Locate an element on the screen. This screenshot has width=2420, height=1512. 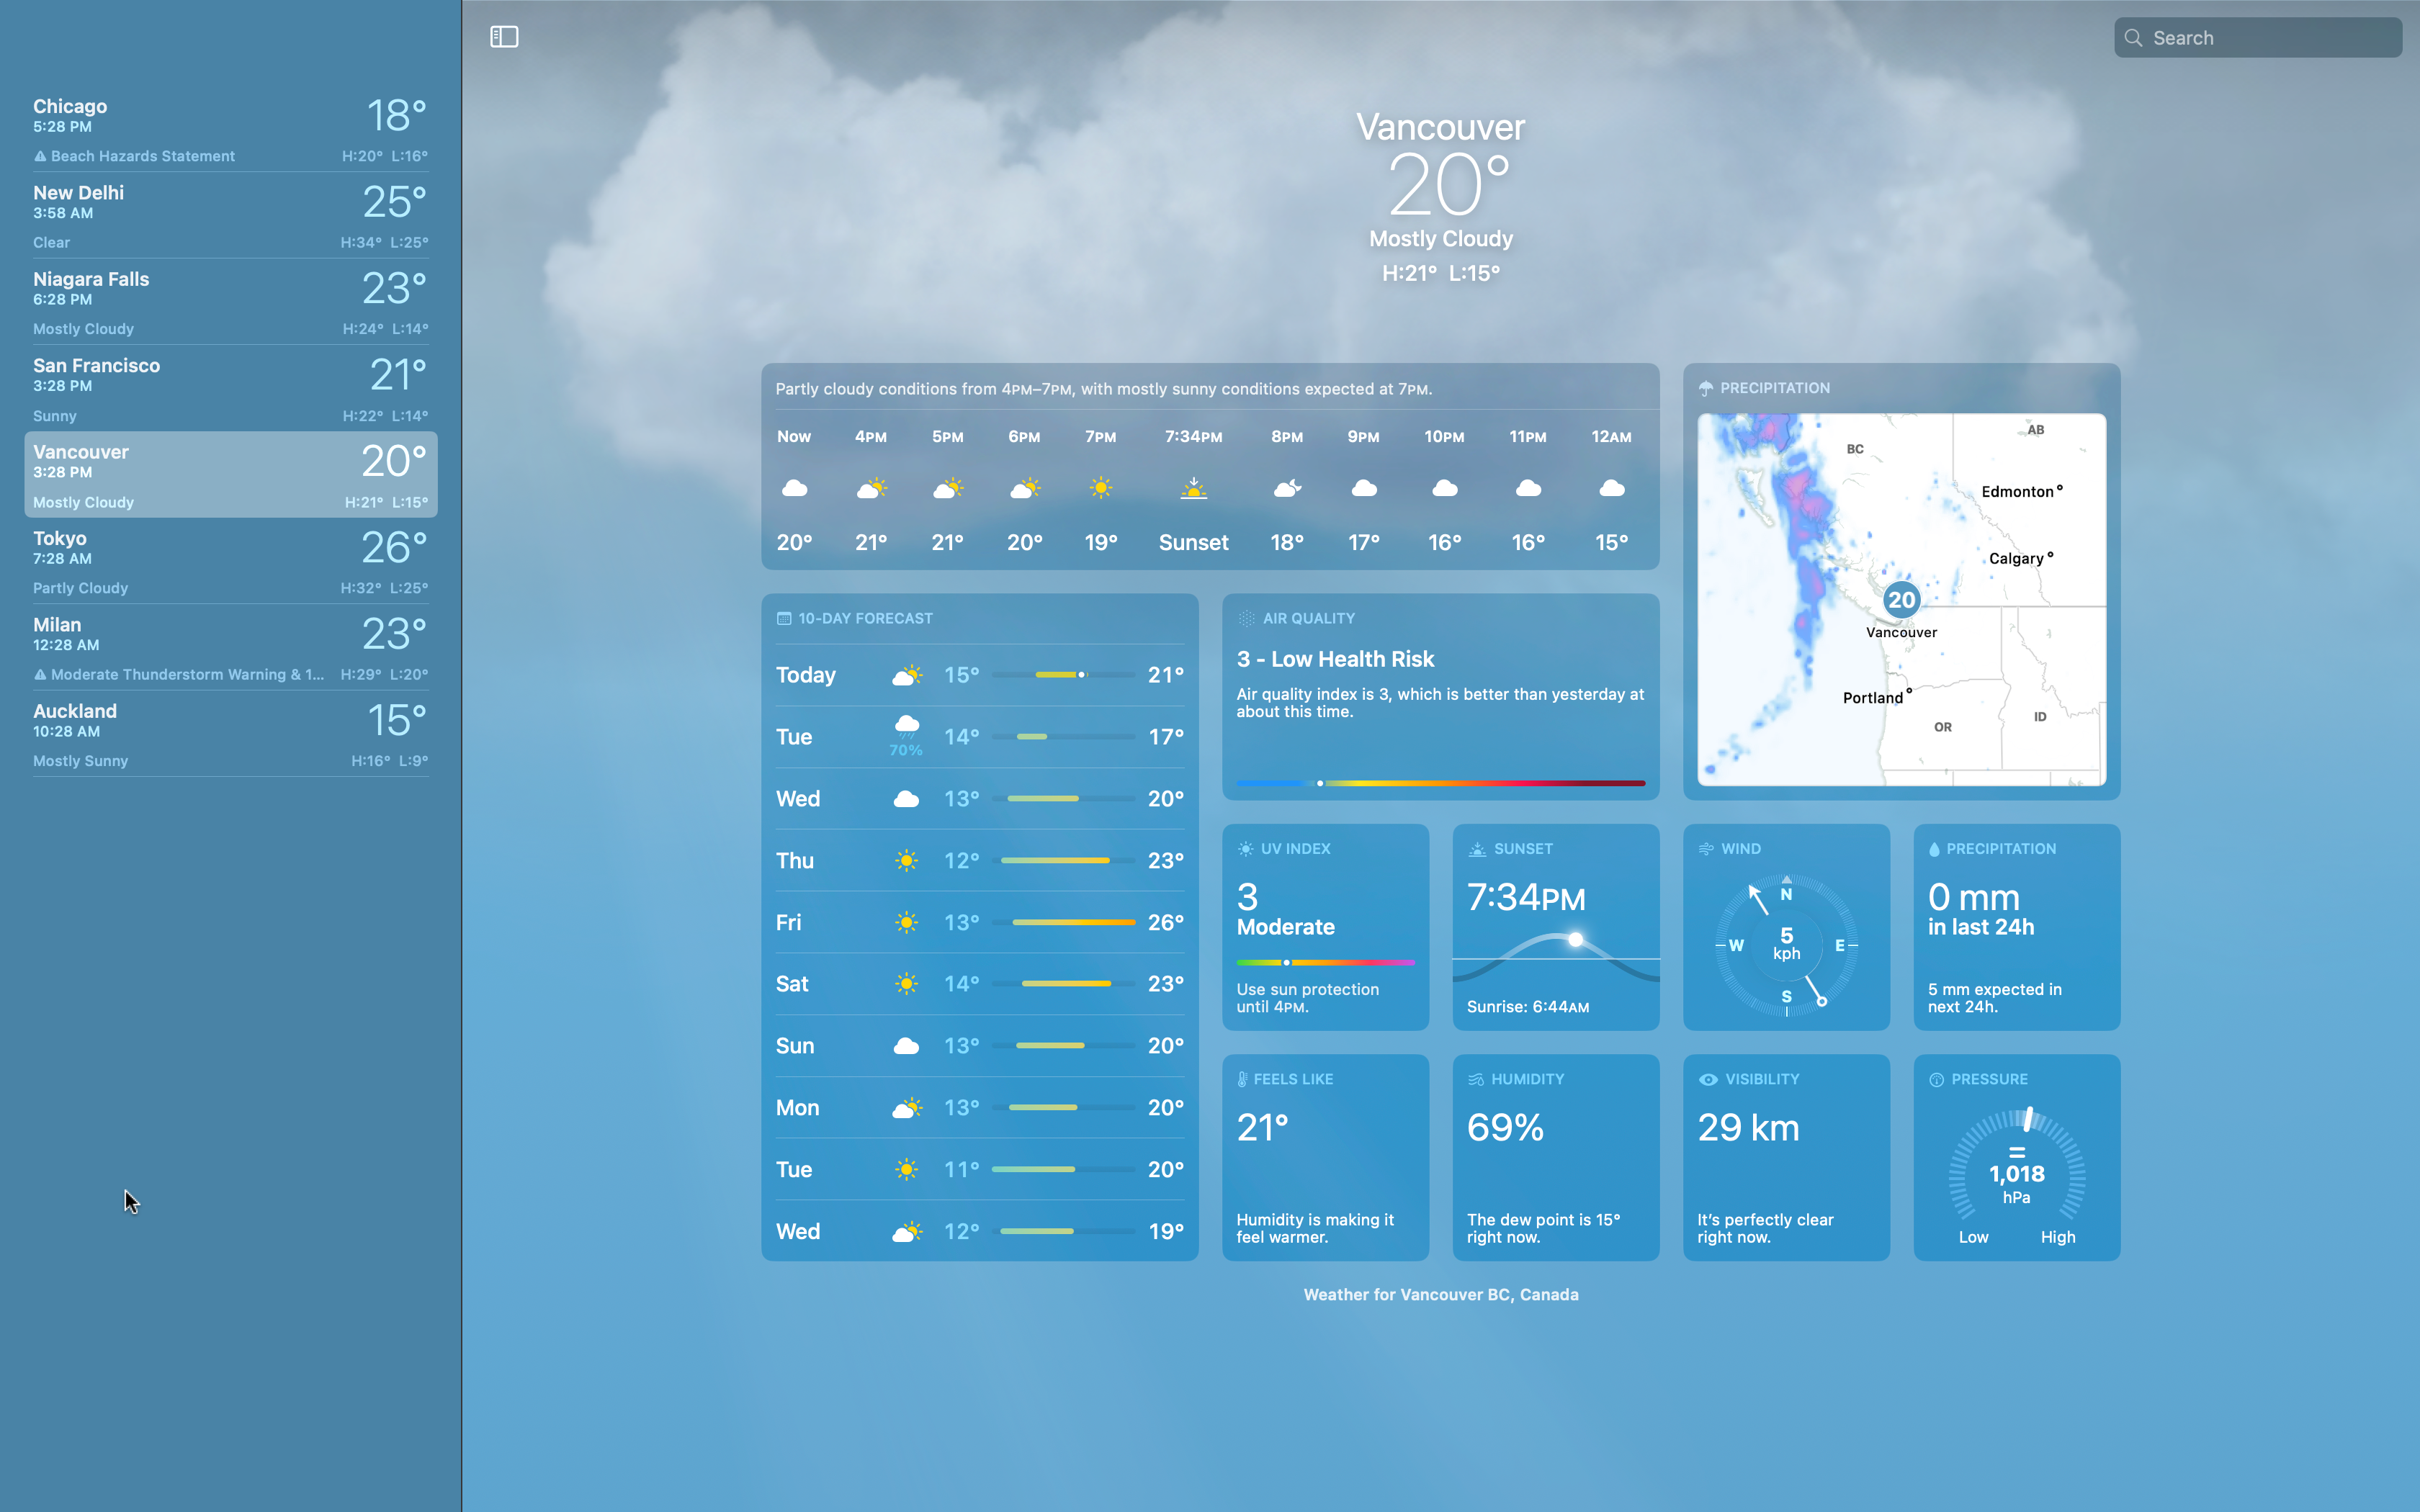
out the location of the sun in Vancouver is located at coordinates (1556, 926).